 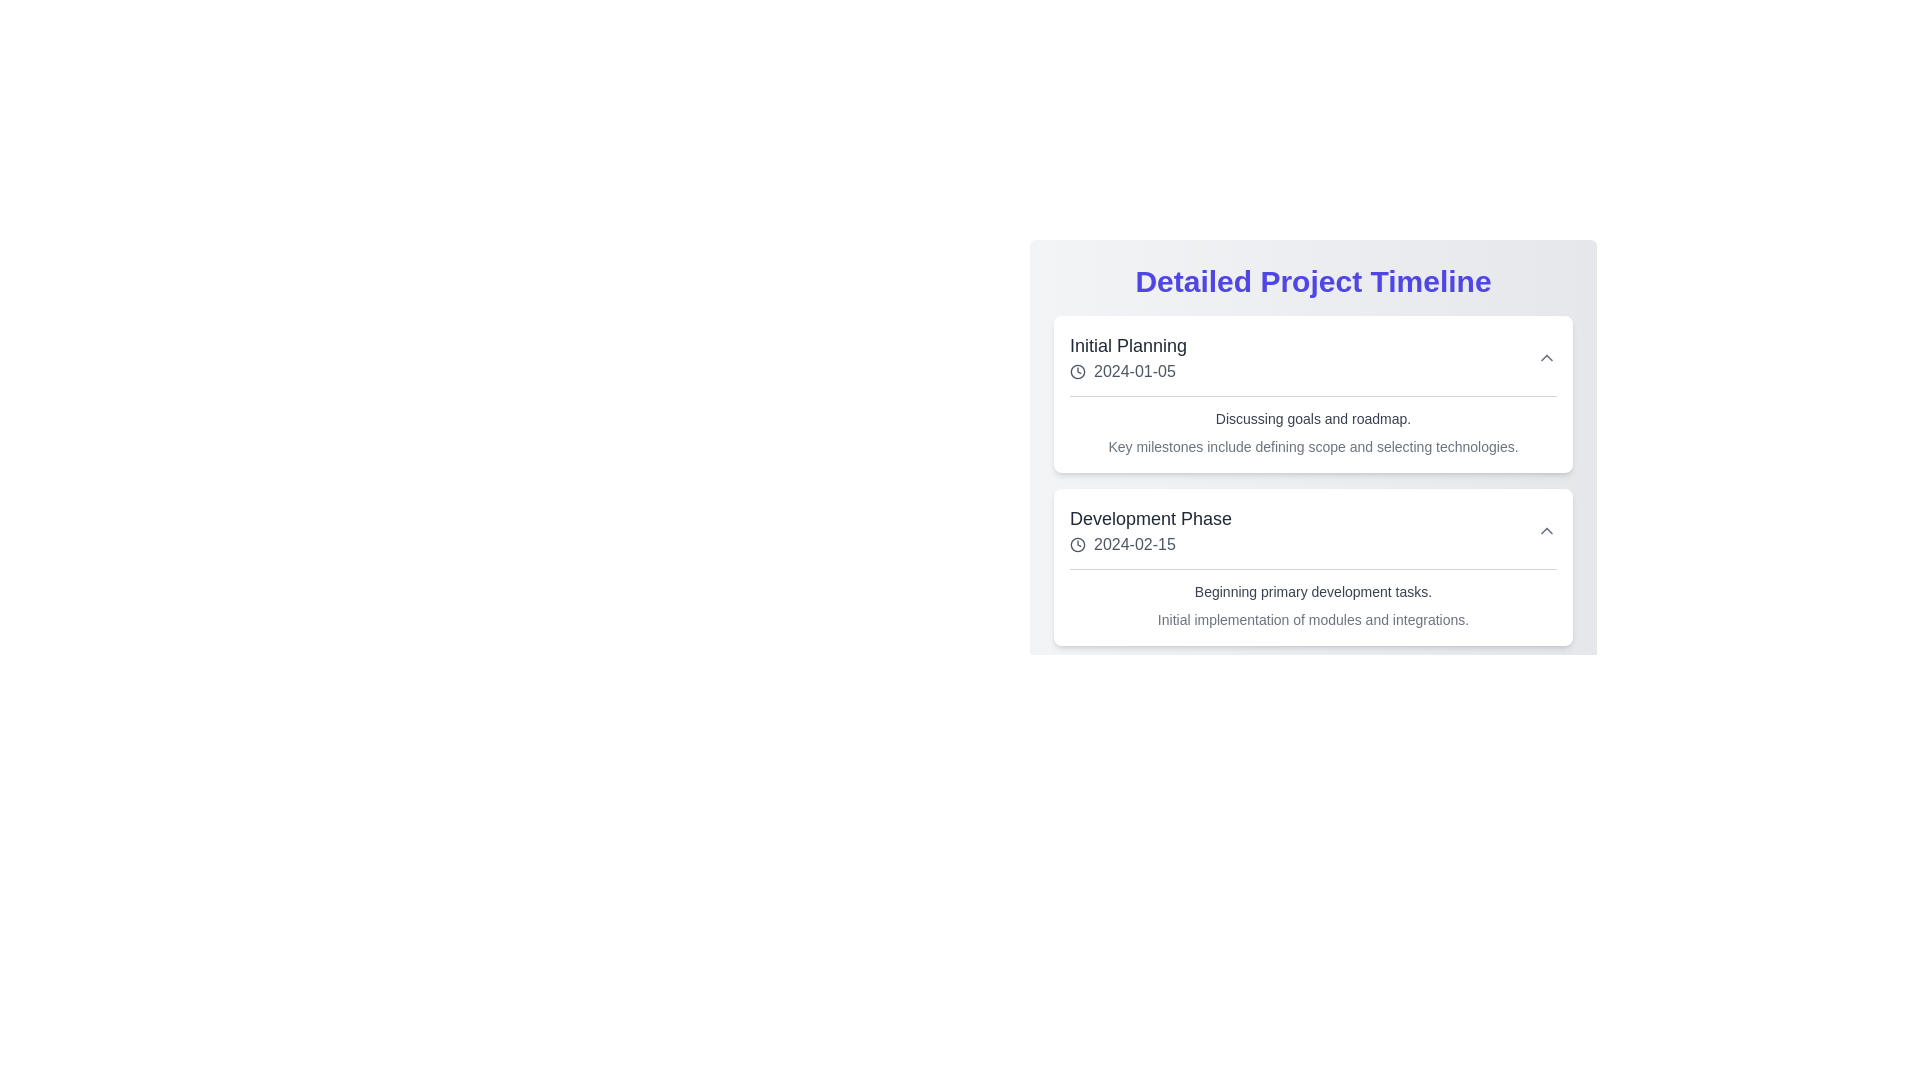 What do you see at coordinates (1313, 394) in the screenshot?
I see `the first card in the 'Detailed Project Timeline' section, which summarizes the planning phase of a project` at bounding box center [1313, 394].